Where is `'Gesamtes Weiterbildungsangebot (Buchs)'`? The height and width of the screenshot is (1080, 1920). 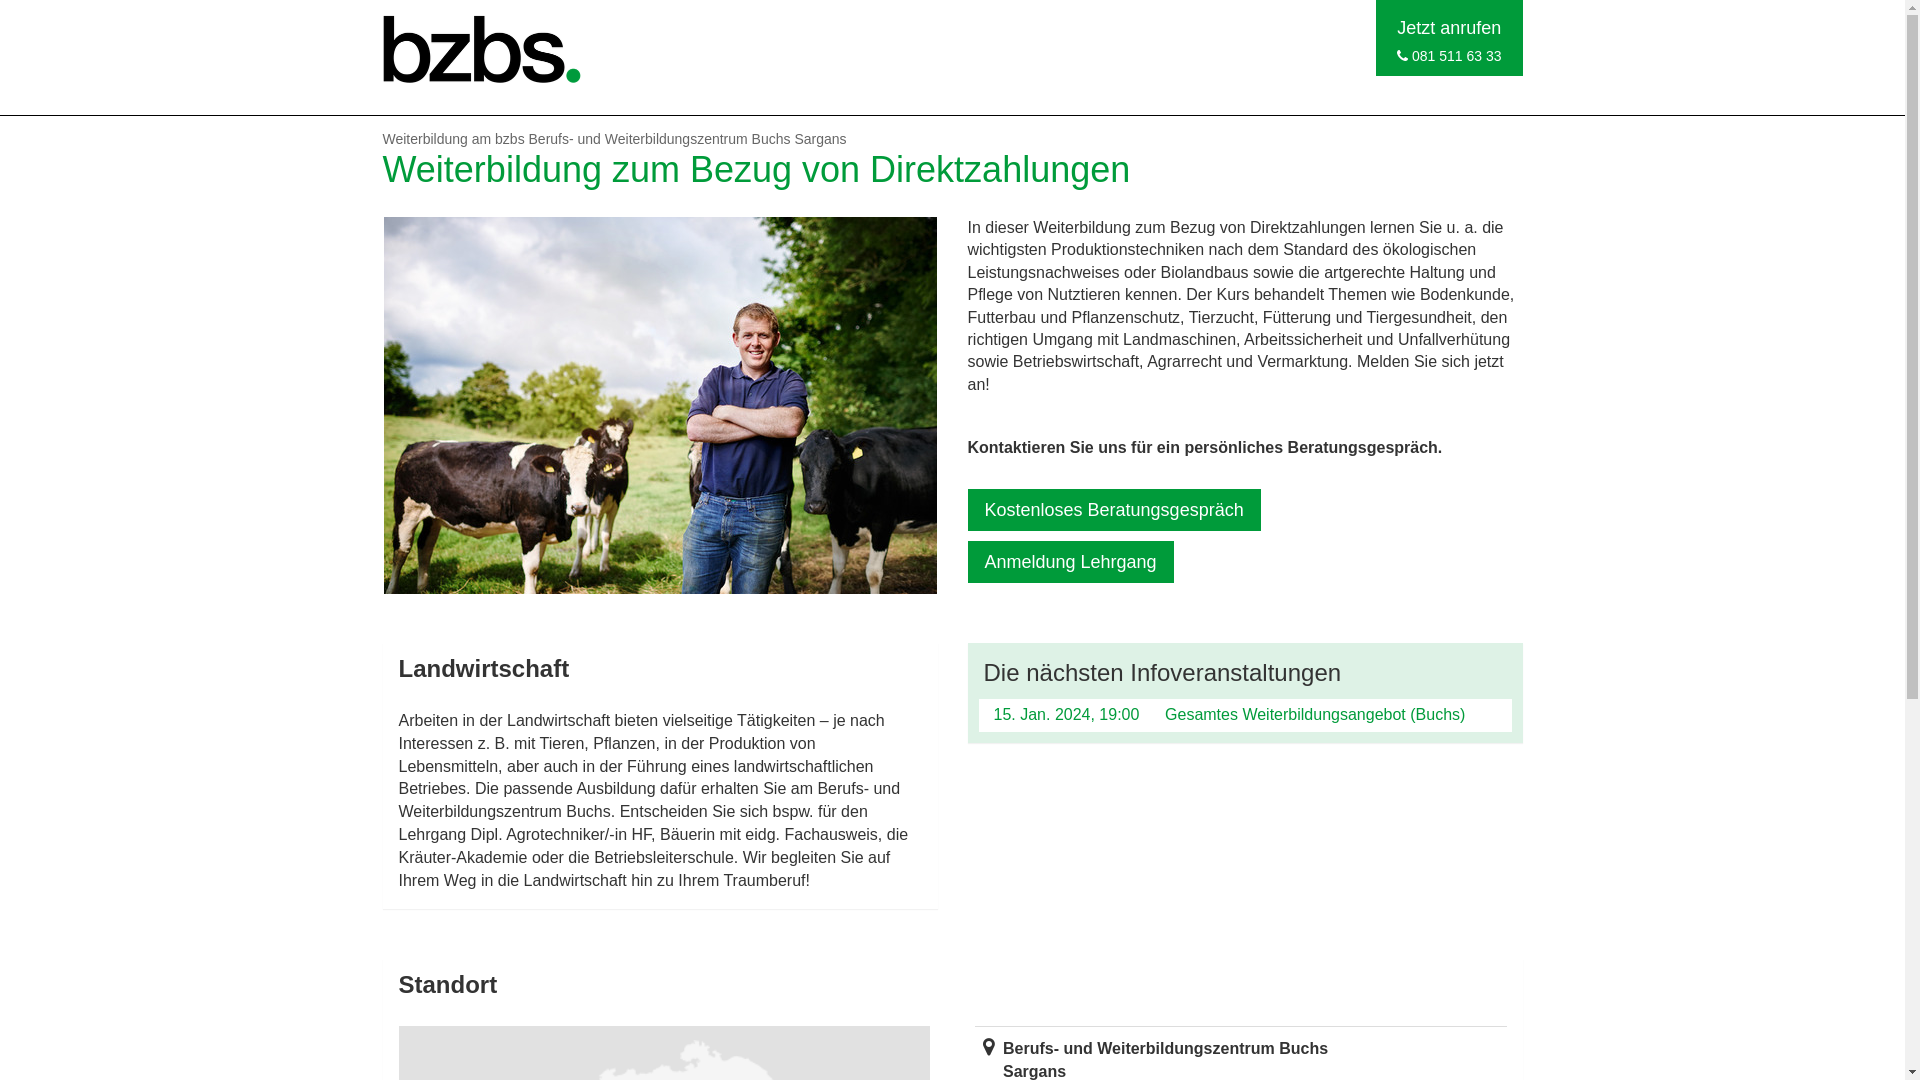 'Gesamtes Weiterbildungsangebot (Buchs)' is located at coordinates (1315, 713).